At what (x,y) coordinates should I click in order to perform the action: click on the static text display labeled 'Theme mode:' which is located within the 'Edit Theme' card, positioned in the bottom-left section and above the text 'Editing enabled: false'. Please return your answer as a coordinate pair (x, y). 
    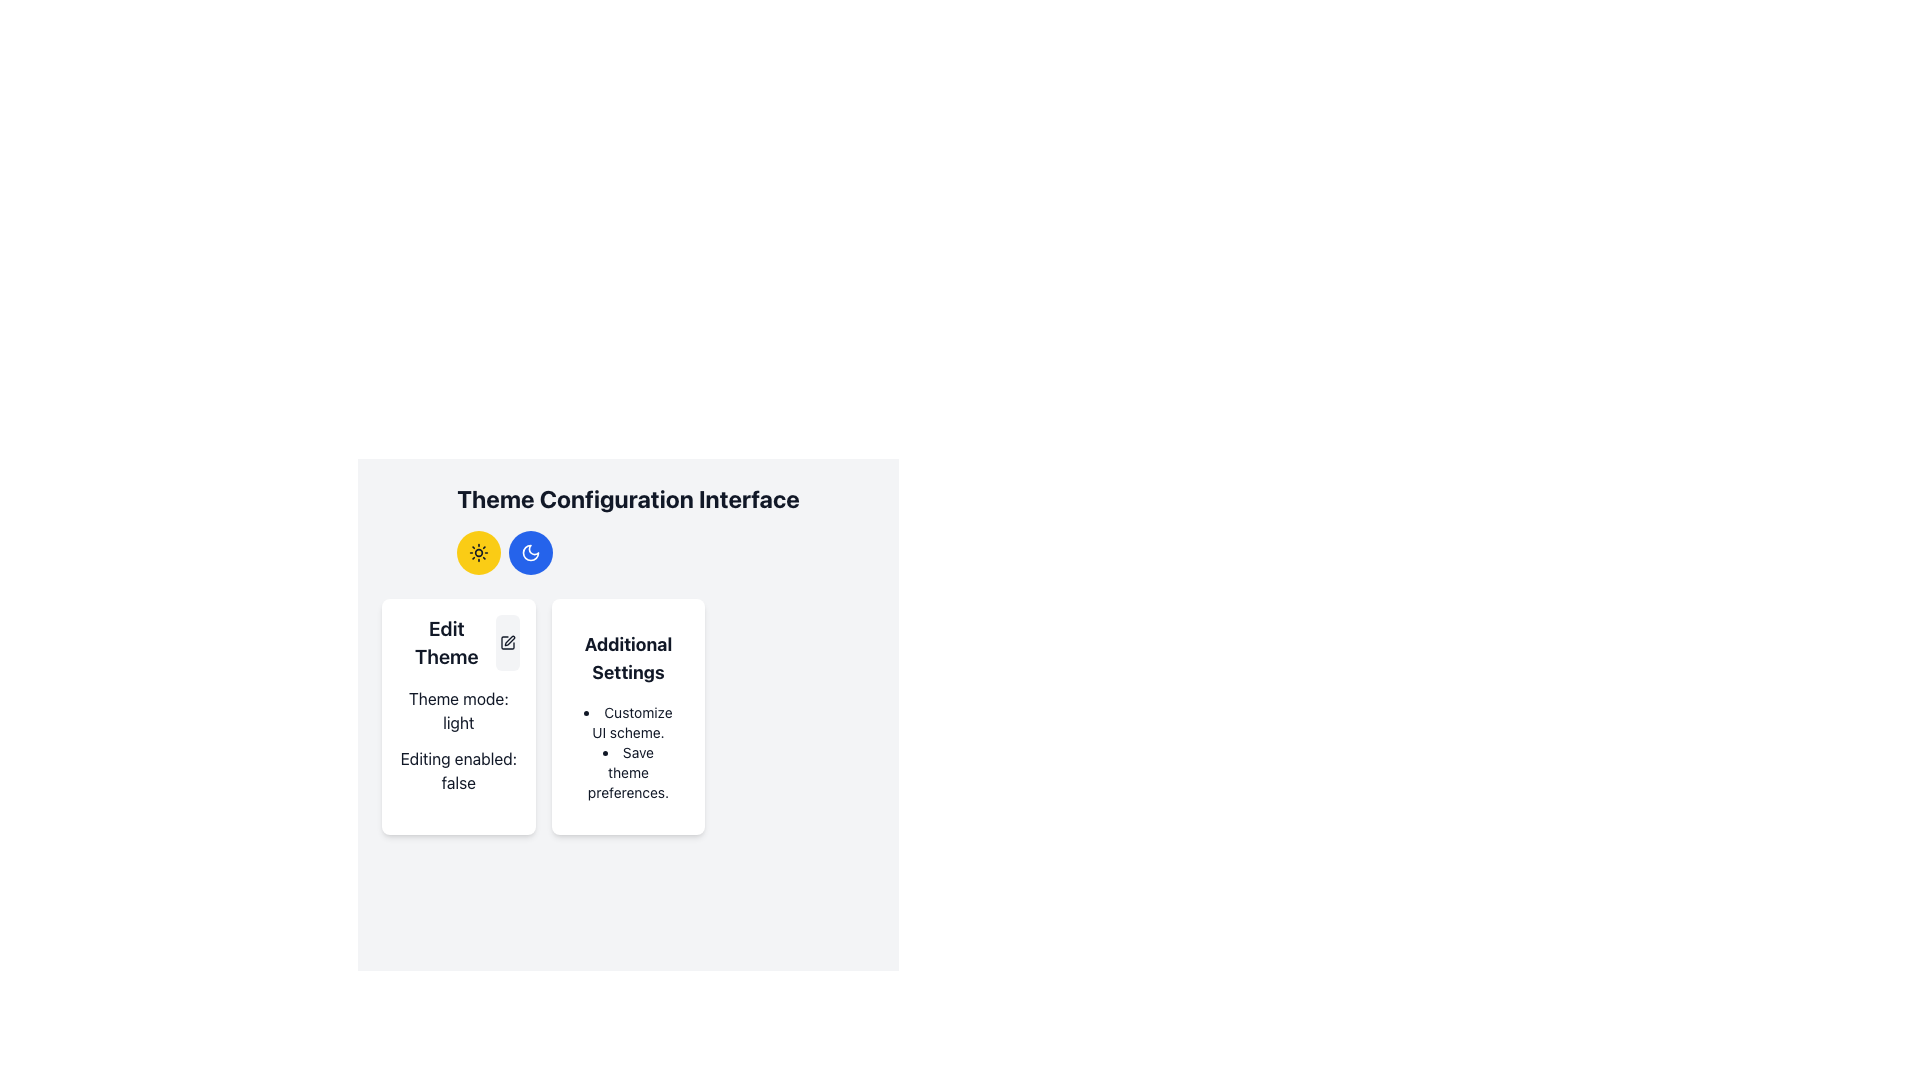
    Looking at the image, I should click on (457, 709).